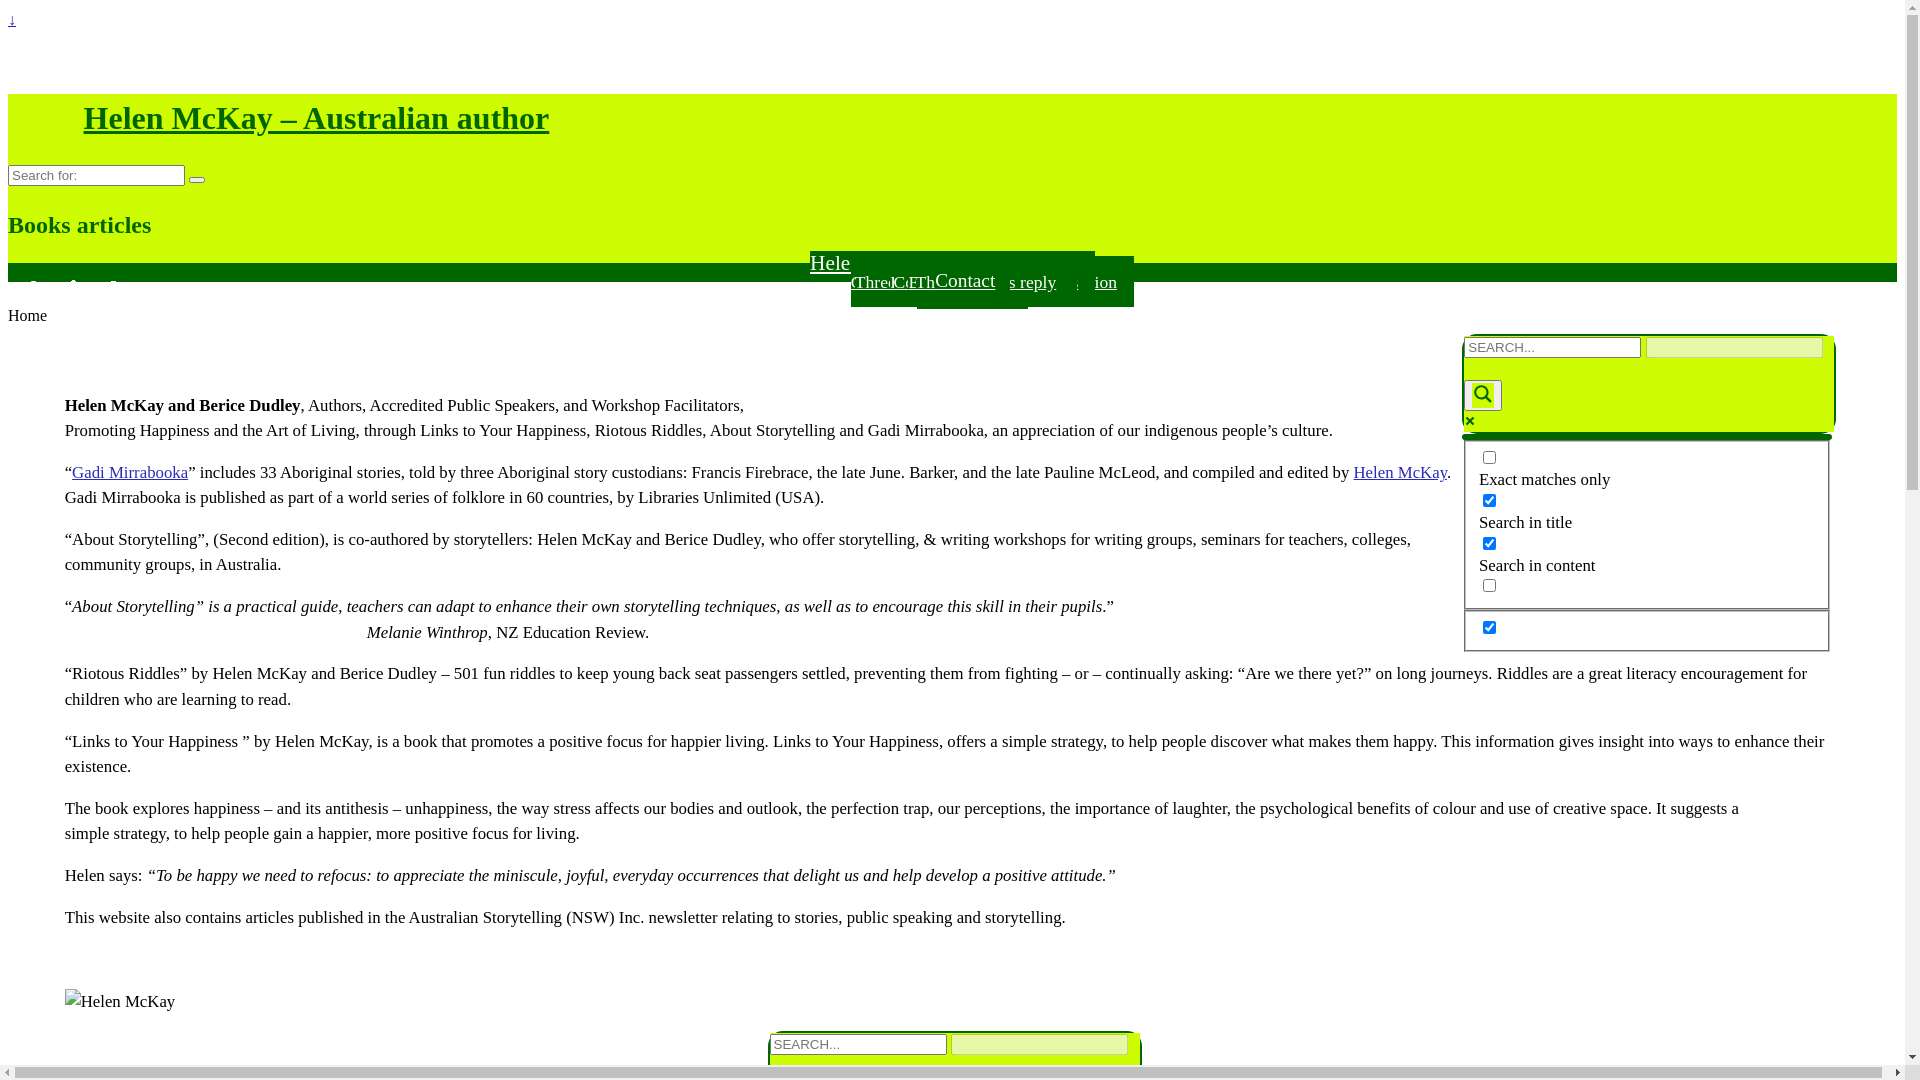  I want to click on 'Gadi Mirrabooka', so click(128, 472).